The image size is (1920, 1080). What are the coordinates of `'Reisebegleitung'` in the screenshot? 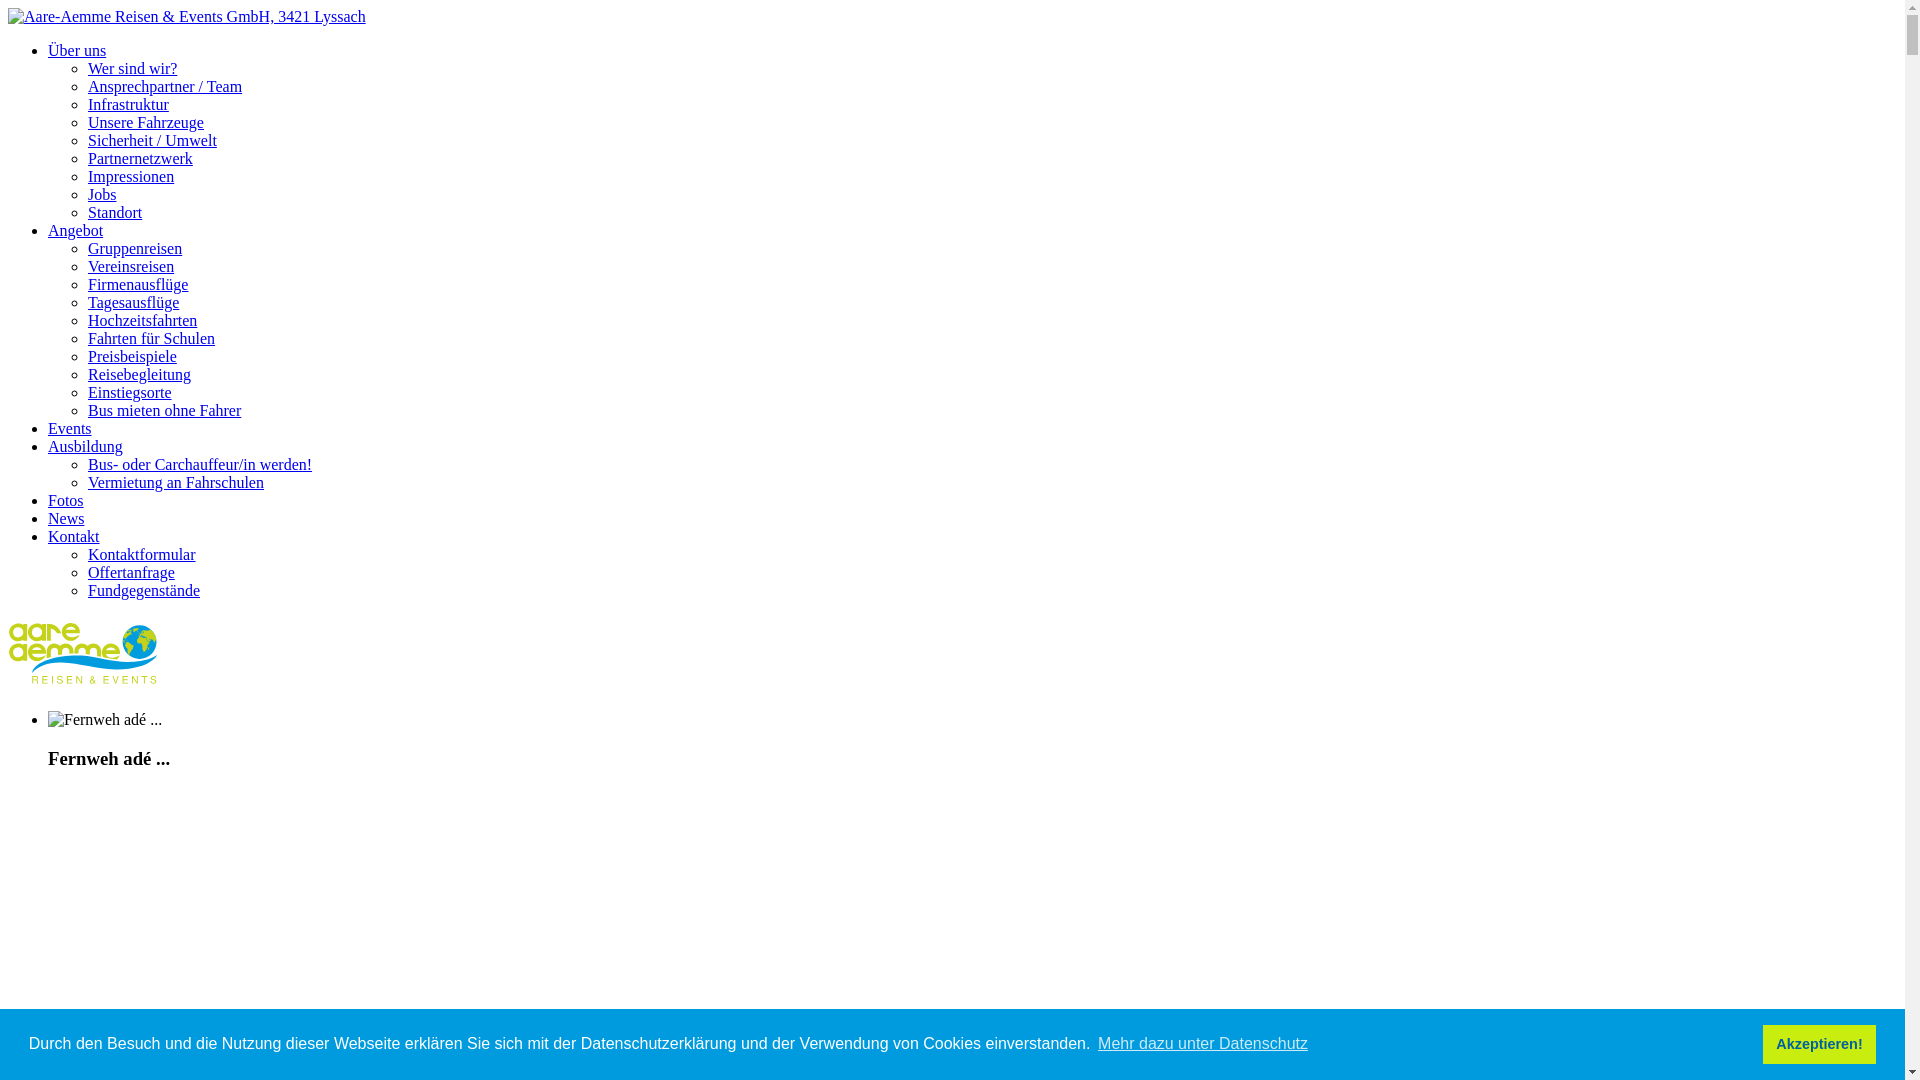 It's located at (138, 374).